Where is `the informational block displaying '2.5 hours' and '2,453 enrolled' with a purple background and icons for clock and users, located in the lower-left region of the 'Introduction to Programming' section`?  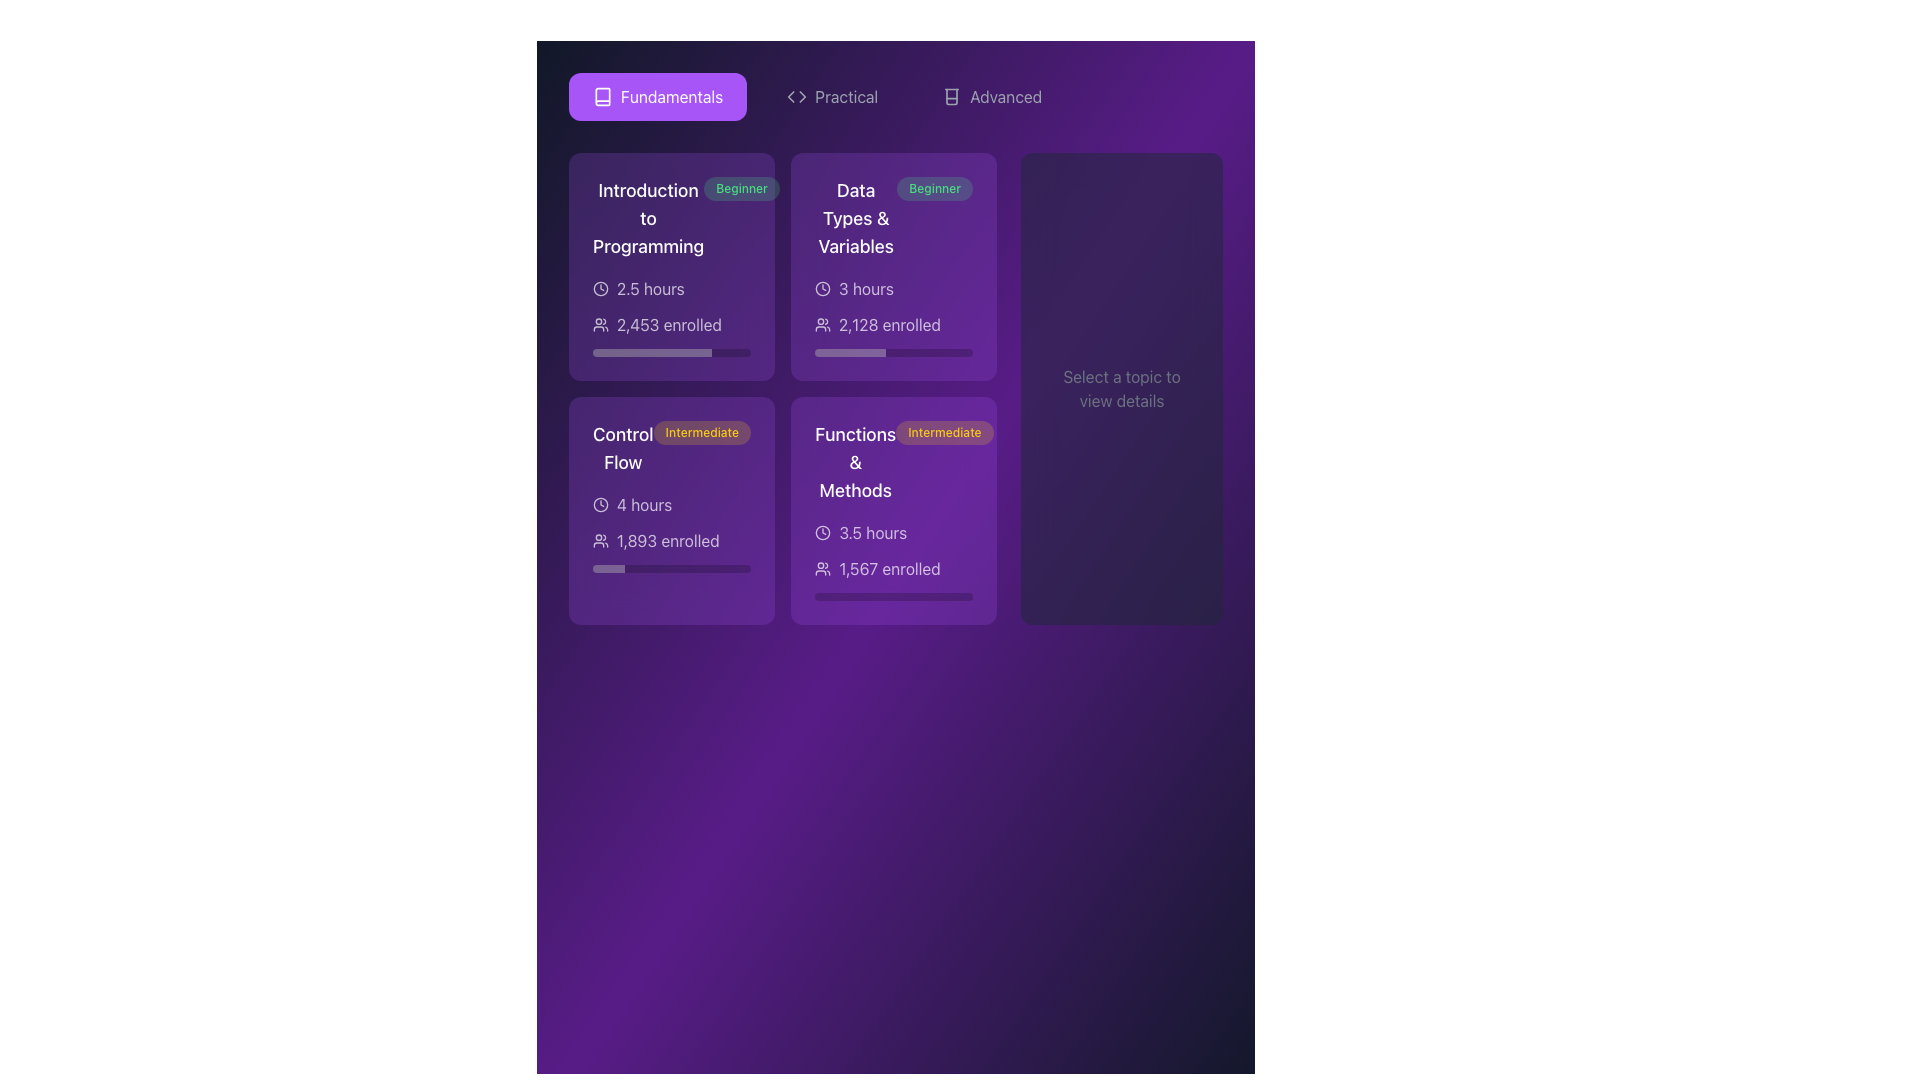 the informational block displaying '2.5 hours' and '2,453 enrolled' with a purple background and icons for clock and users, located in the lower-left region of the 'Introduction to Programming' section is located at coordinates (672, 315).